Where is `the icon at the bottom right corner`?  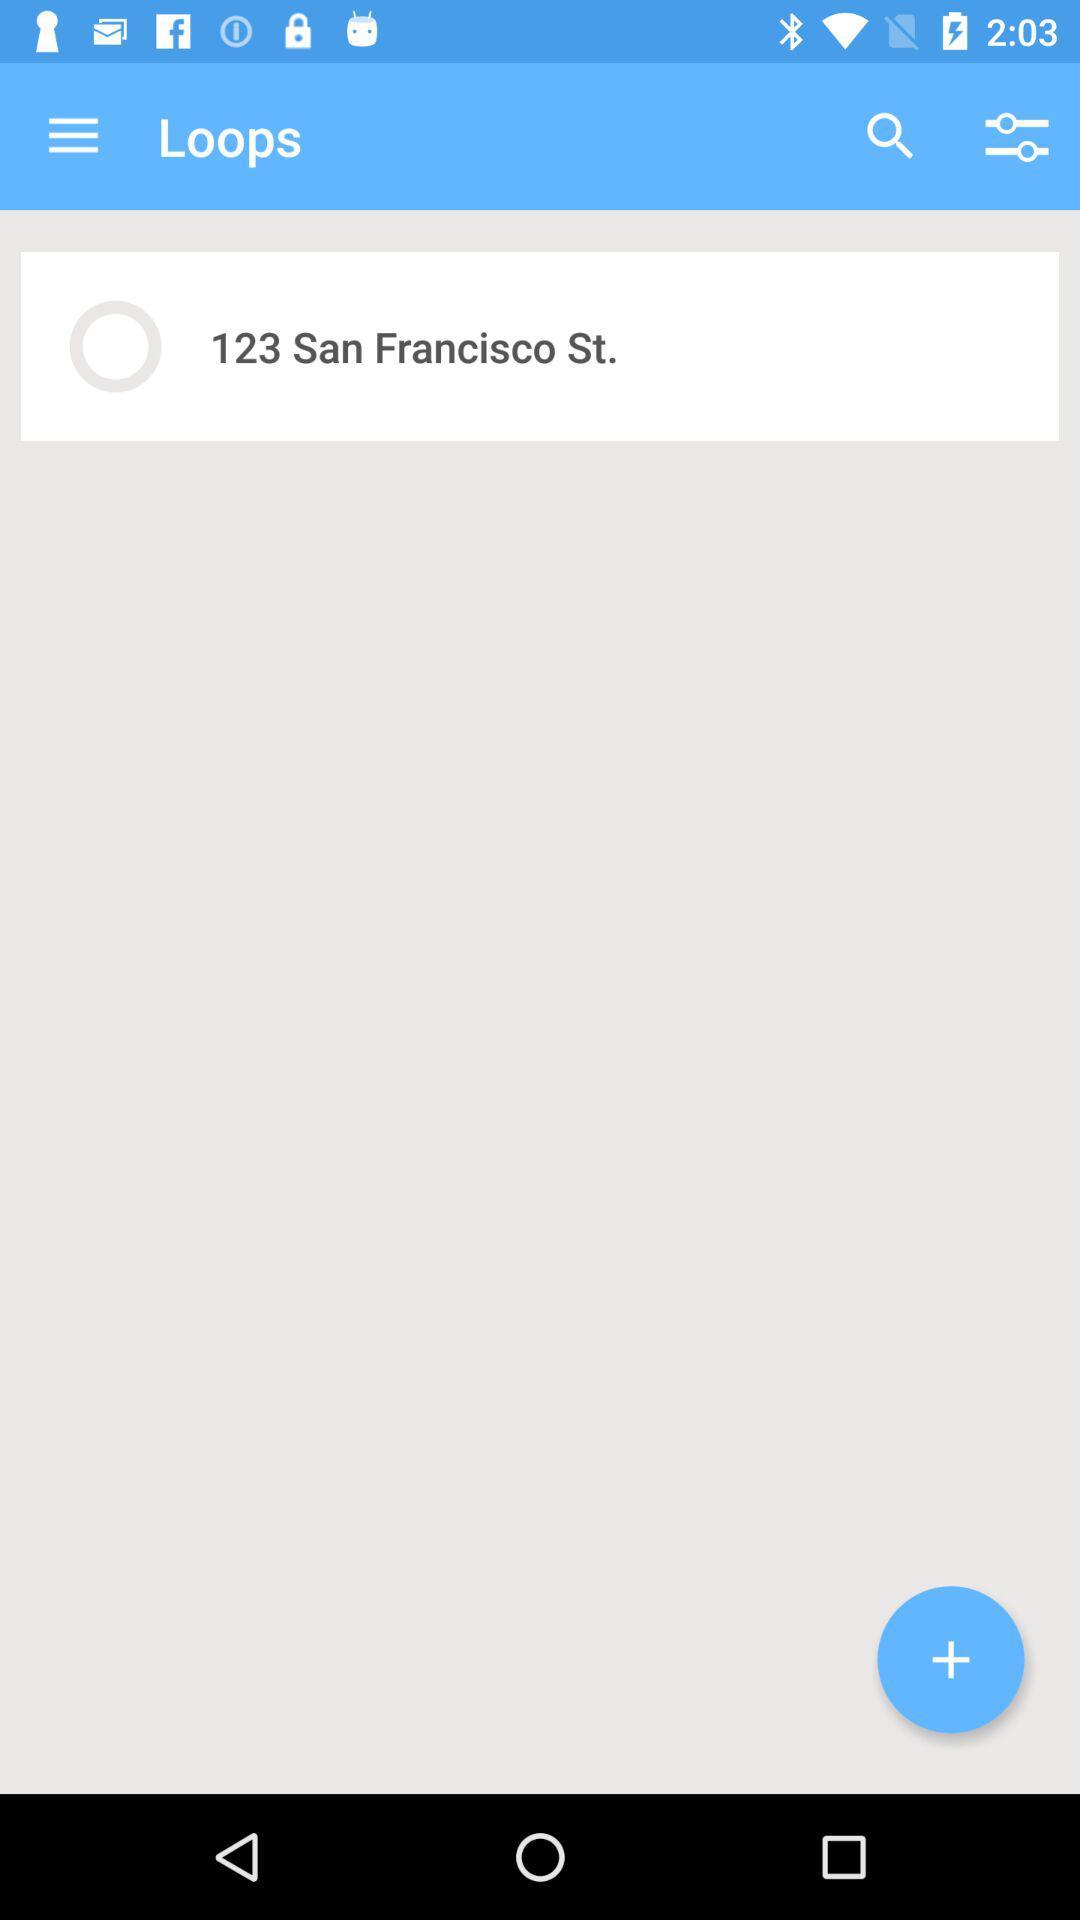
the icon at the bottom right corner is located at coordinates (950, 1659).